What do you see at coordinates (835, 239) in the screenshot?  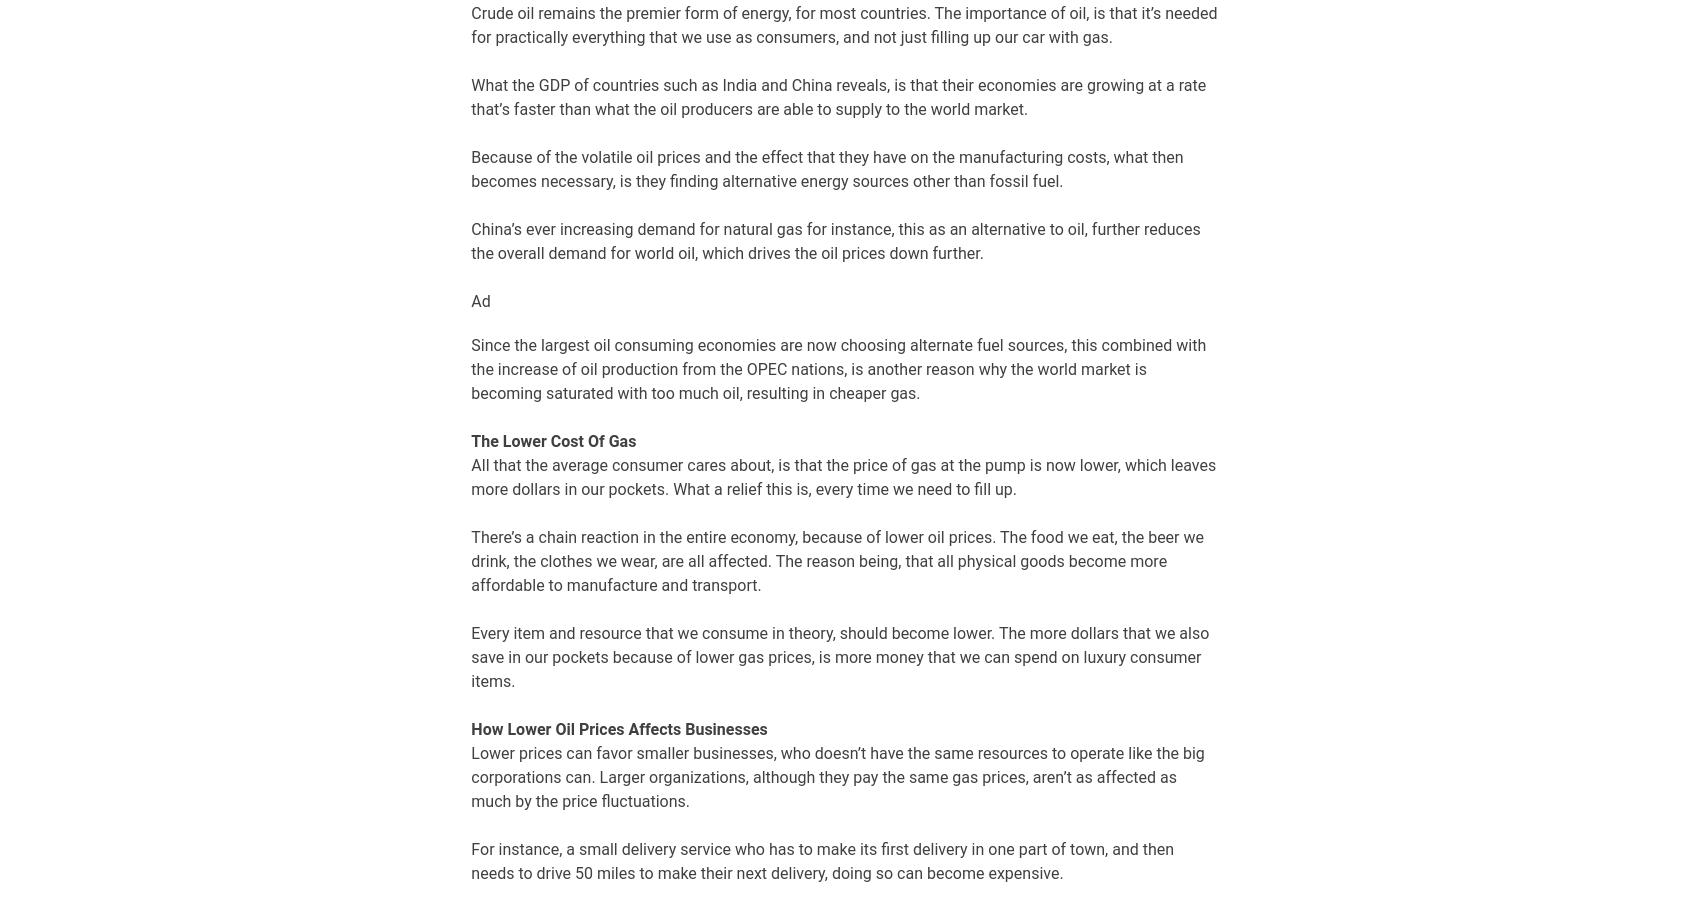 I see `'China’s ever increasing demand for natural gas for instance, this as an alternative to oil, further reduces the overall demand for world oil, which drives the oil prices down further.'` at bounding box center [835, 239].